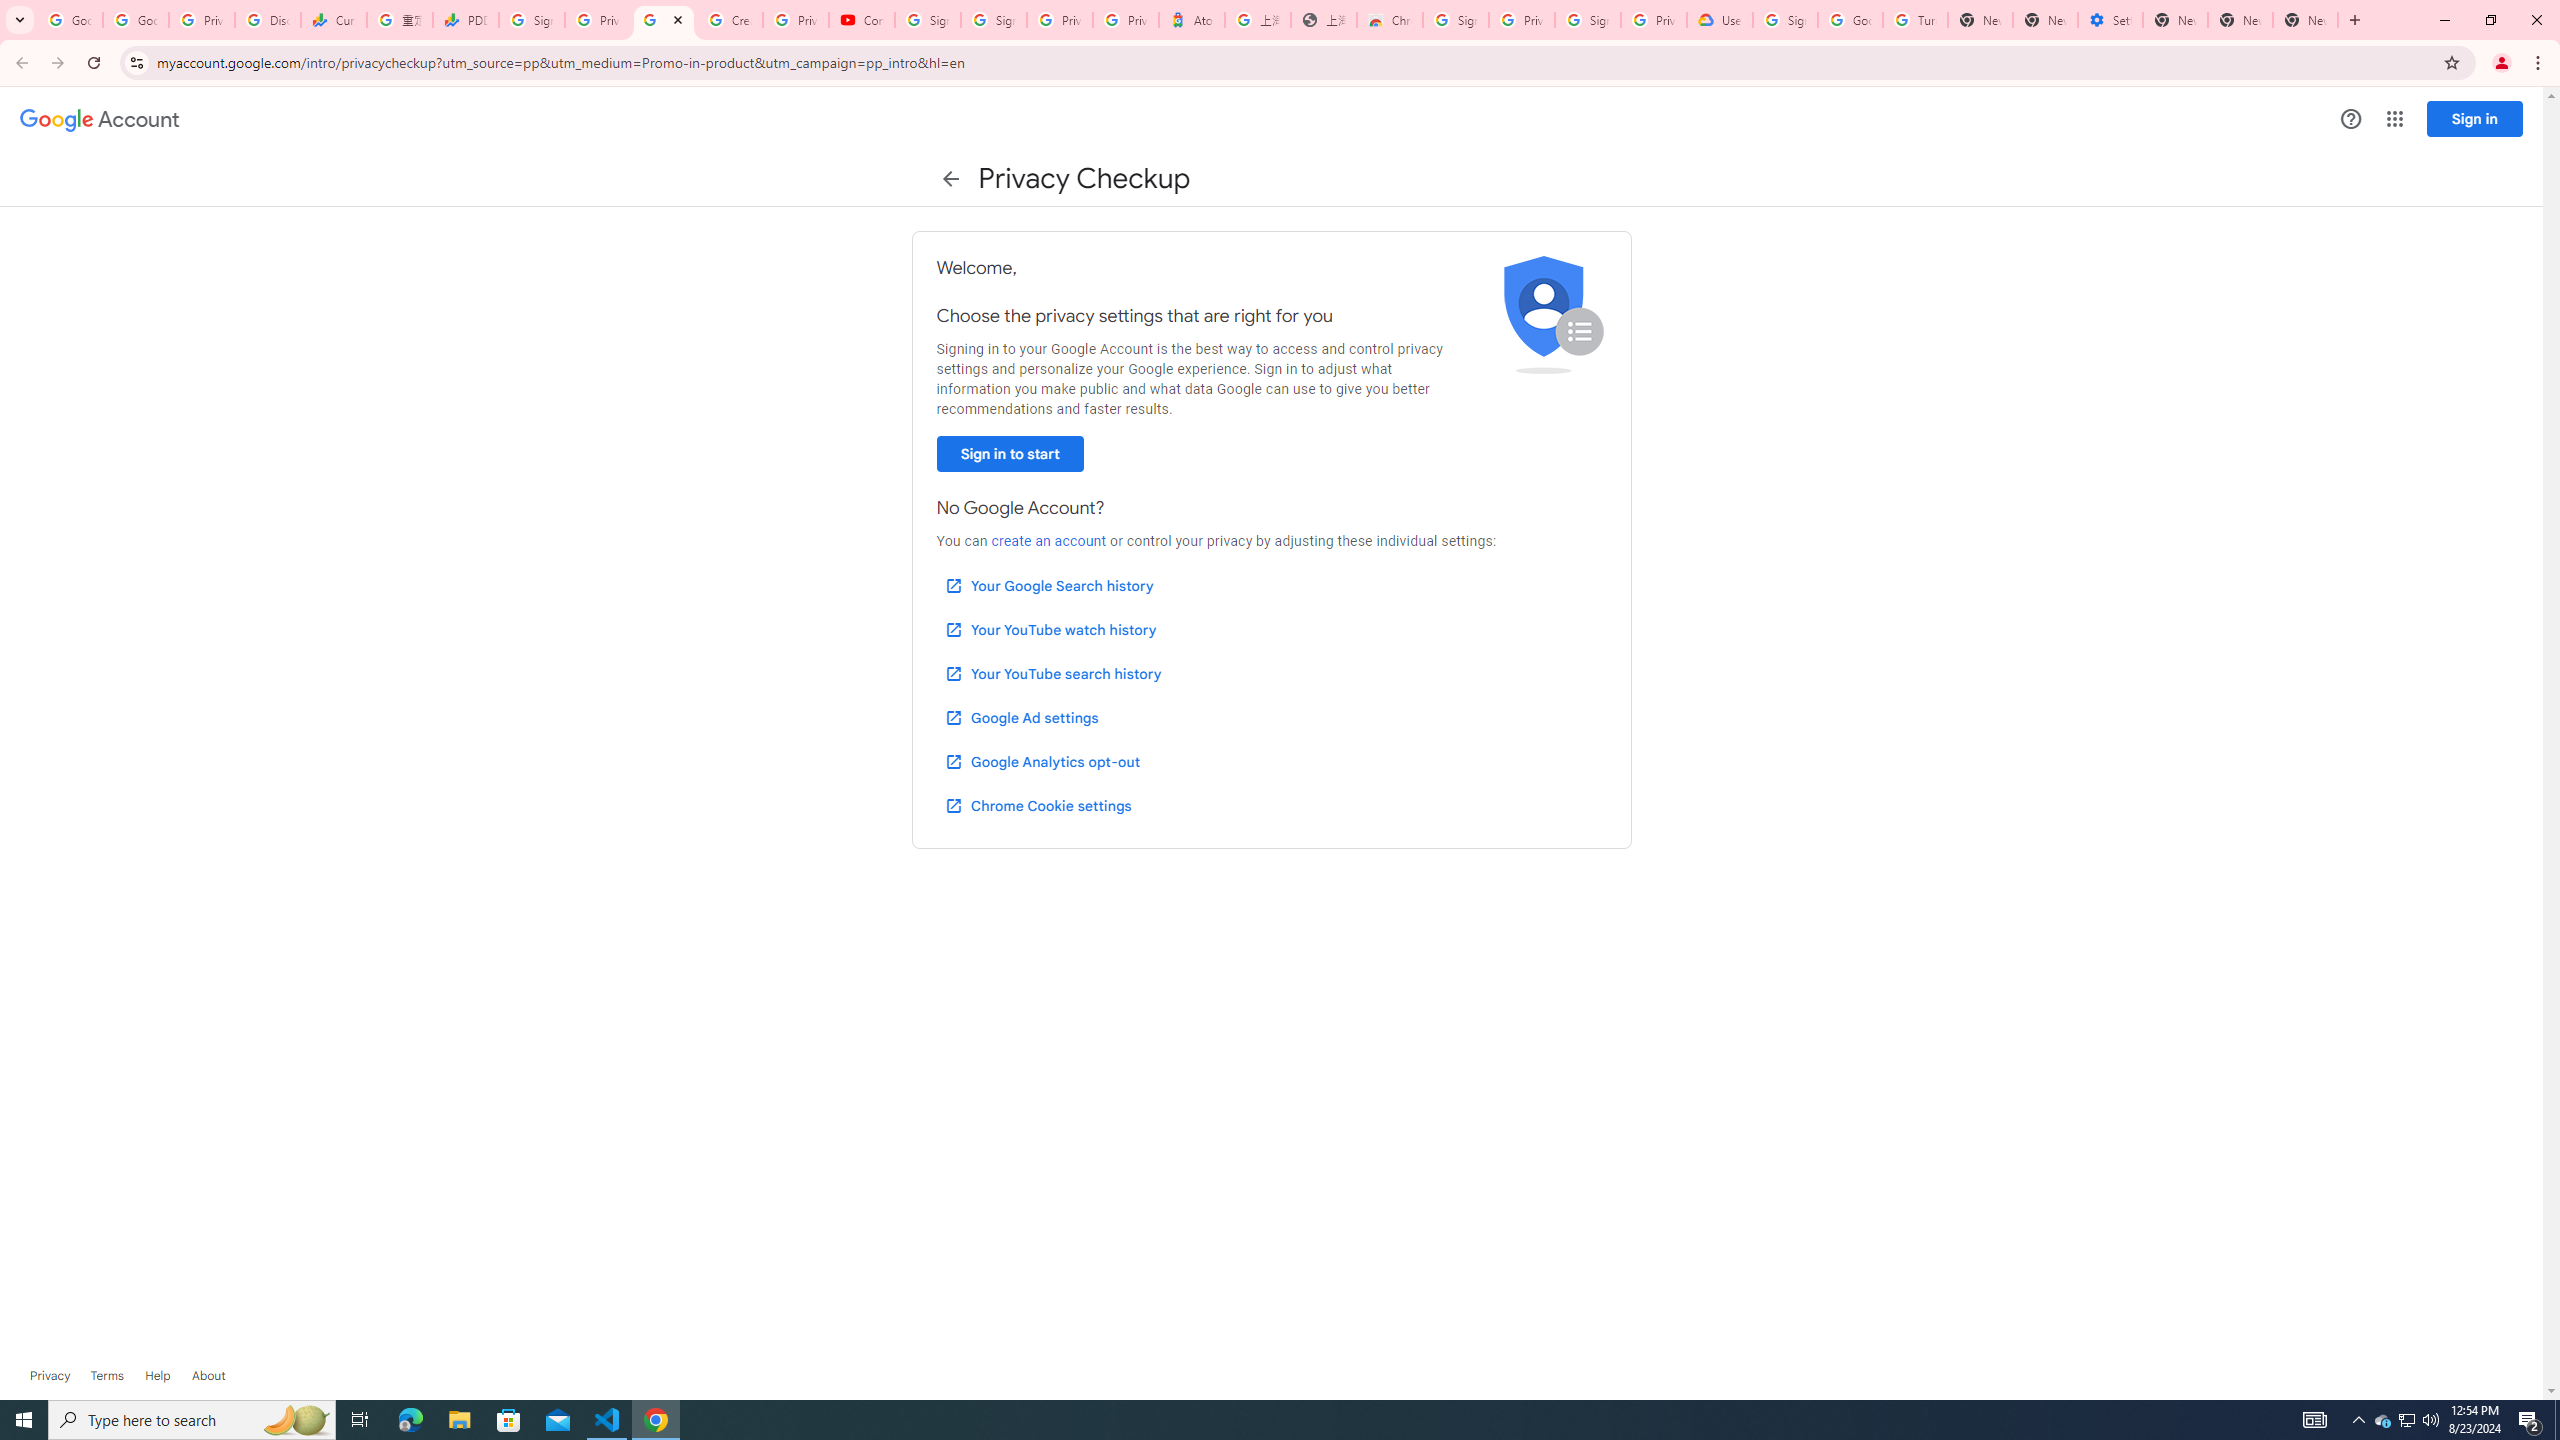  What do you see at coordinates (928, 19) in the screenshot?
I see `'Sign in - Google Accounts'` at bounding box center [928, 19].